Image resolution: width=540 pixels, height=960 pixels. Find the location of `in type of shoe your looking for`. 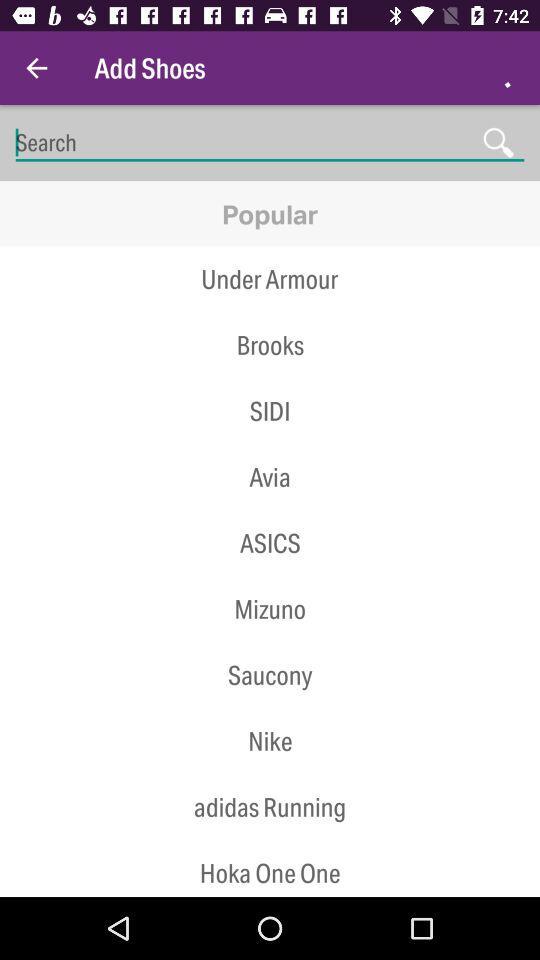

in type of shoe your looking for is located at coordinates (270, 142).